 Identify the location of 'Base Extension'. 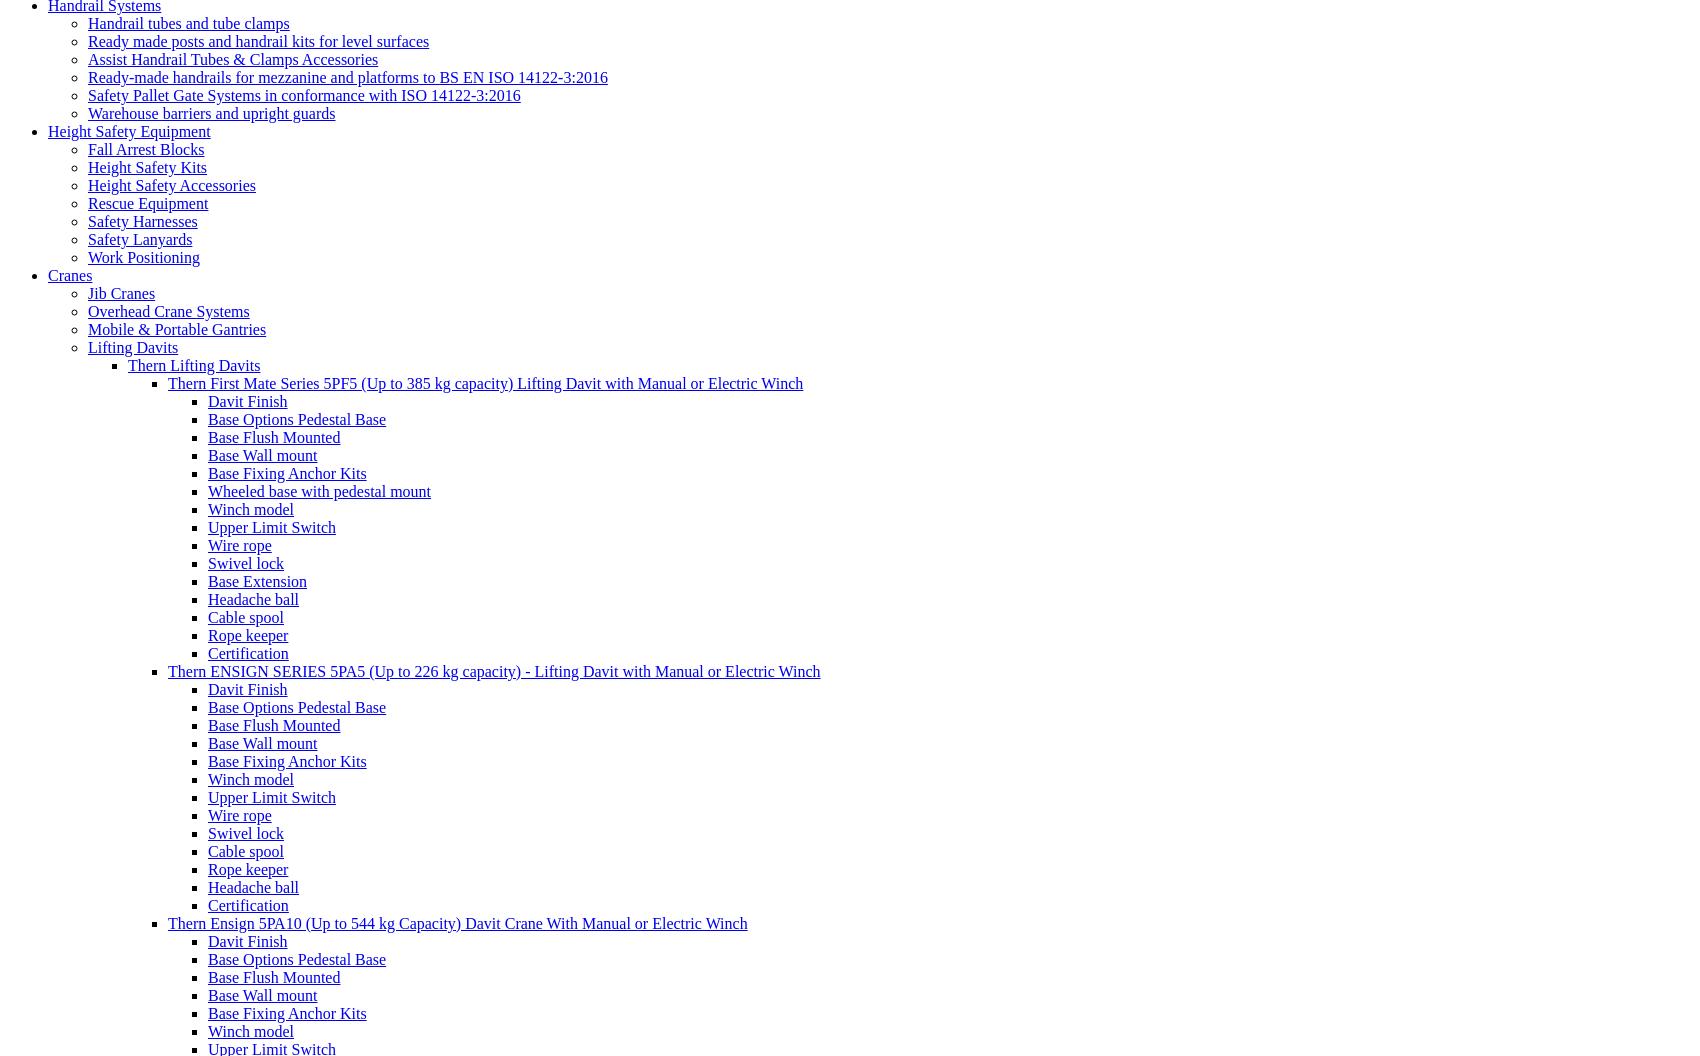
(257, 580).